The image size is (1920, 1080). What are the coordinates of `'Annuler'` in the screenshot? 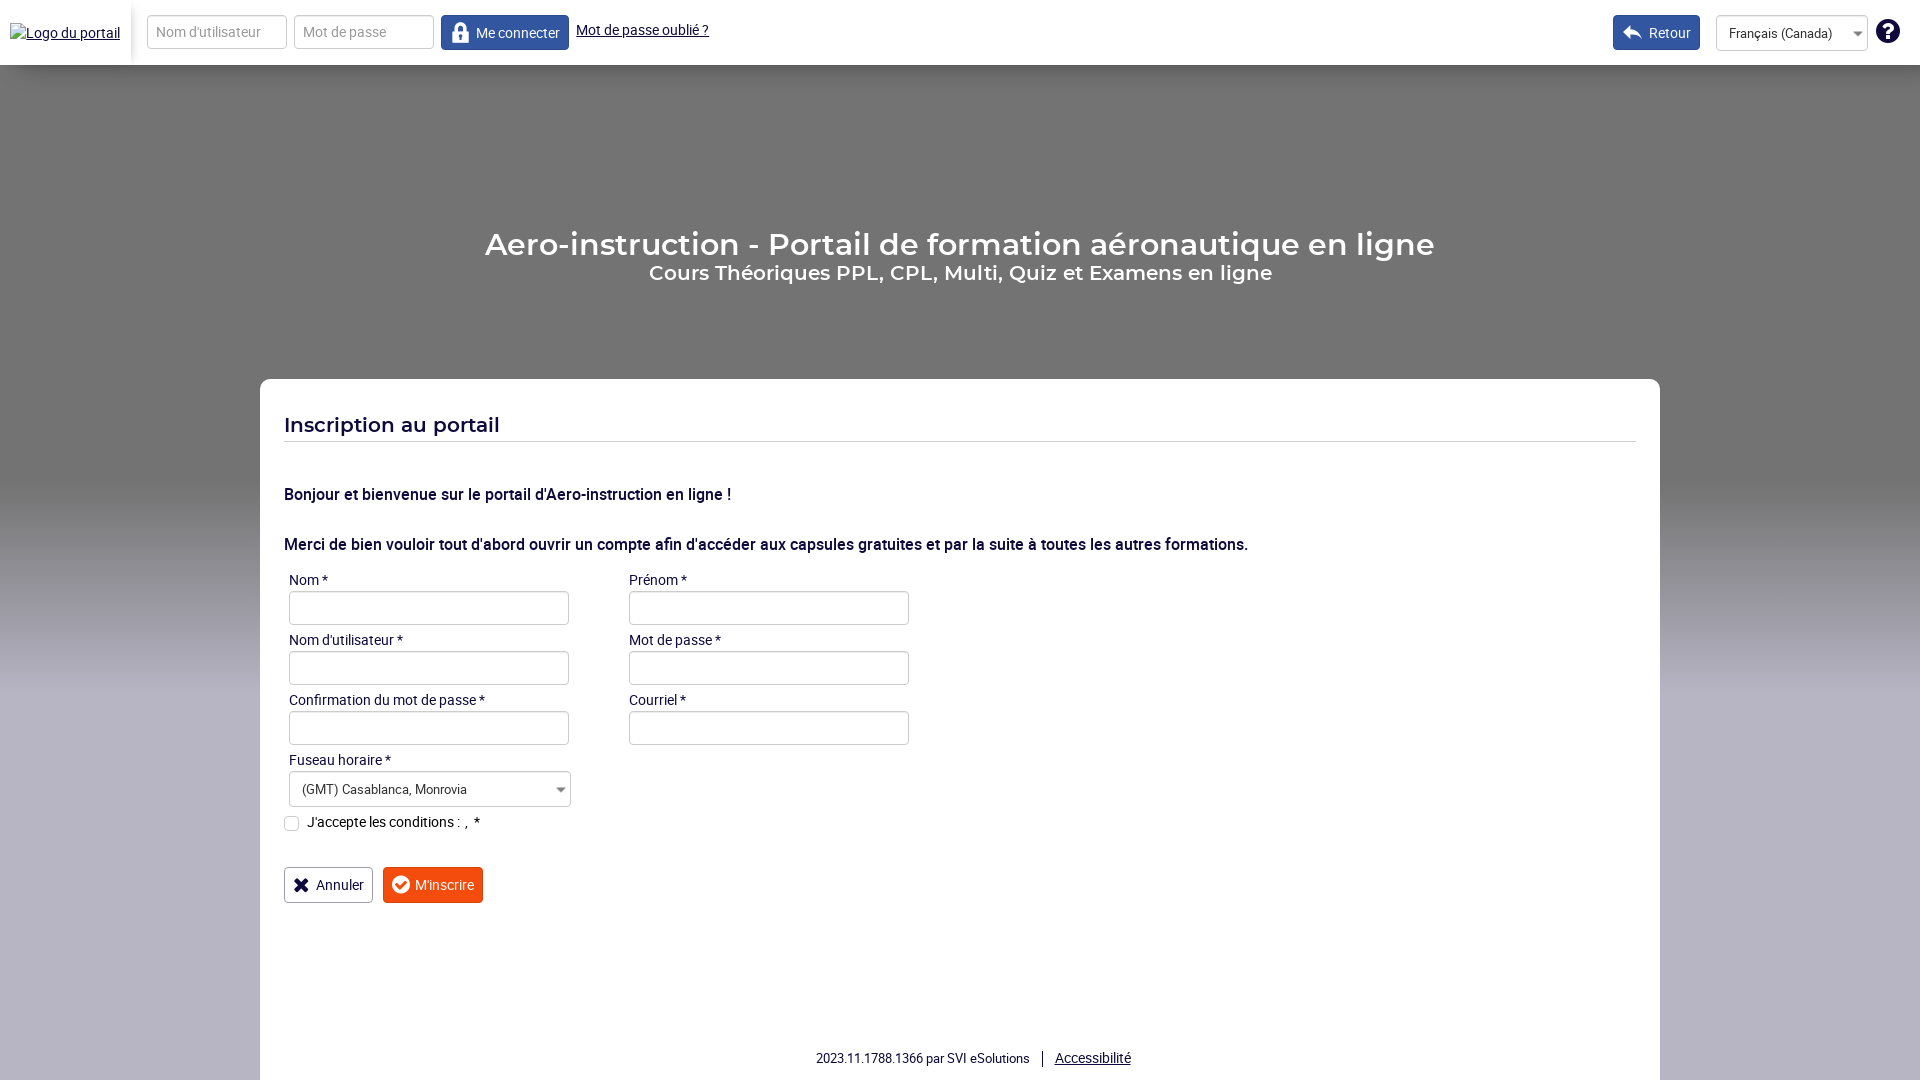 It's located at (328, 883).